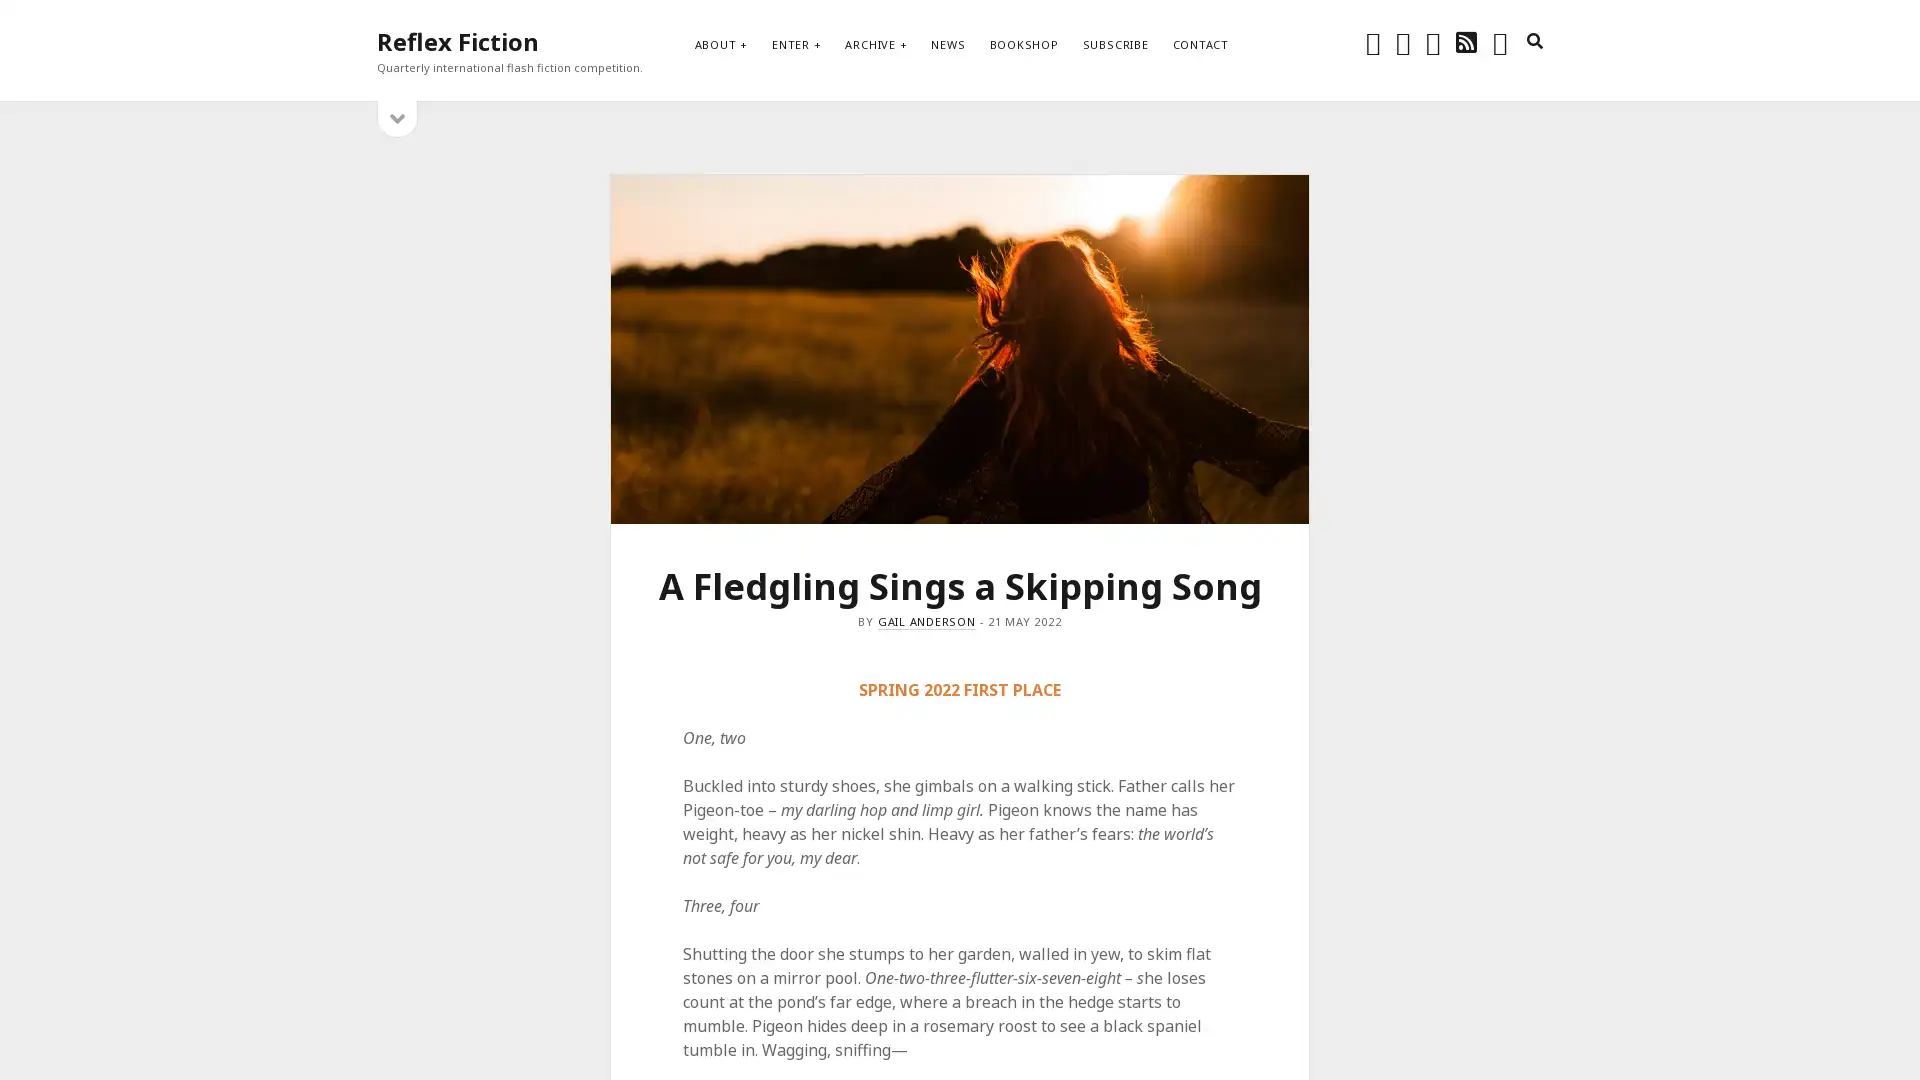 Image resolution: width=1920 pixels, height=1080 pixels. I want to click on open sidebar, so click(396, 119).